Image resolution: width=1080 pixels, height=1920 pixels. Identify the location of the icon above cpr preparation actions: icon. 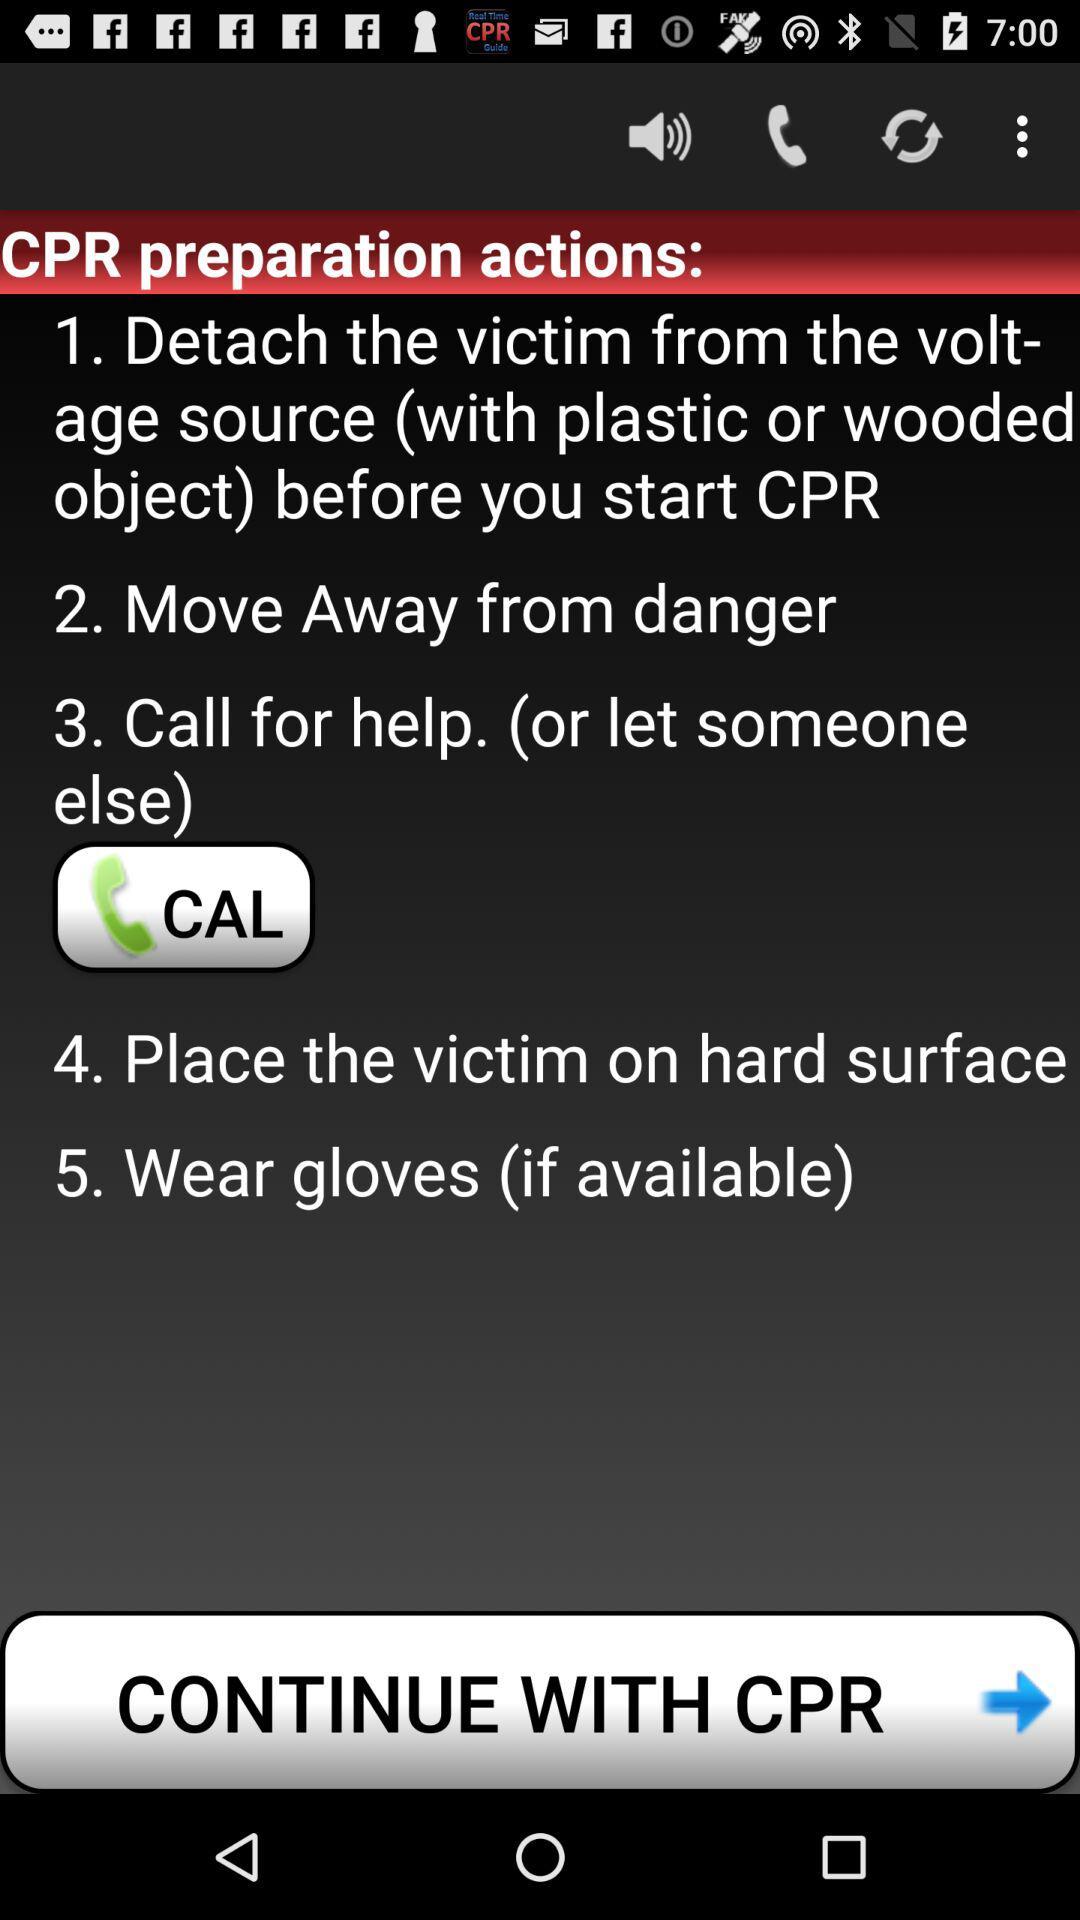
(1027, 135).